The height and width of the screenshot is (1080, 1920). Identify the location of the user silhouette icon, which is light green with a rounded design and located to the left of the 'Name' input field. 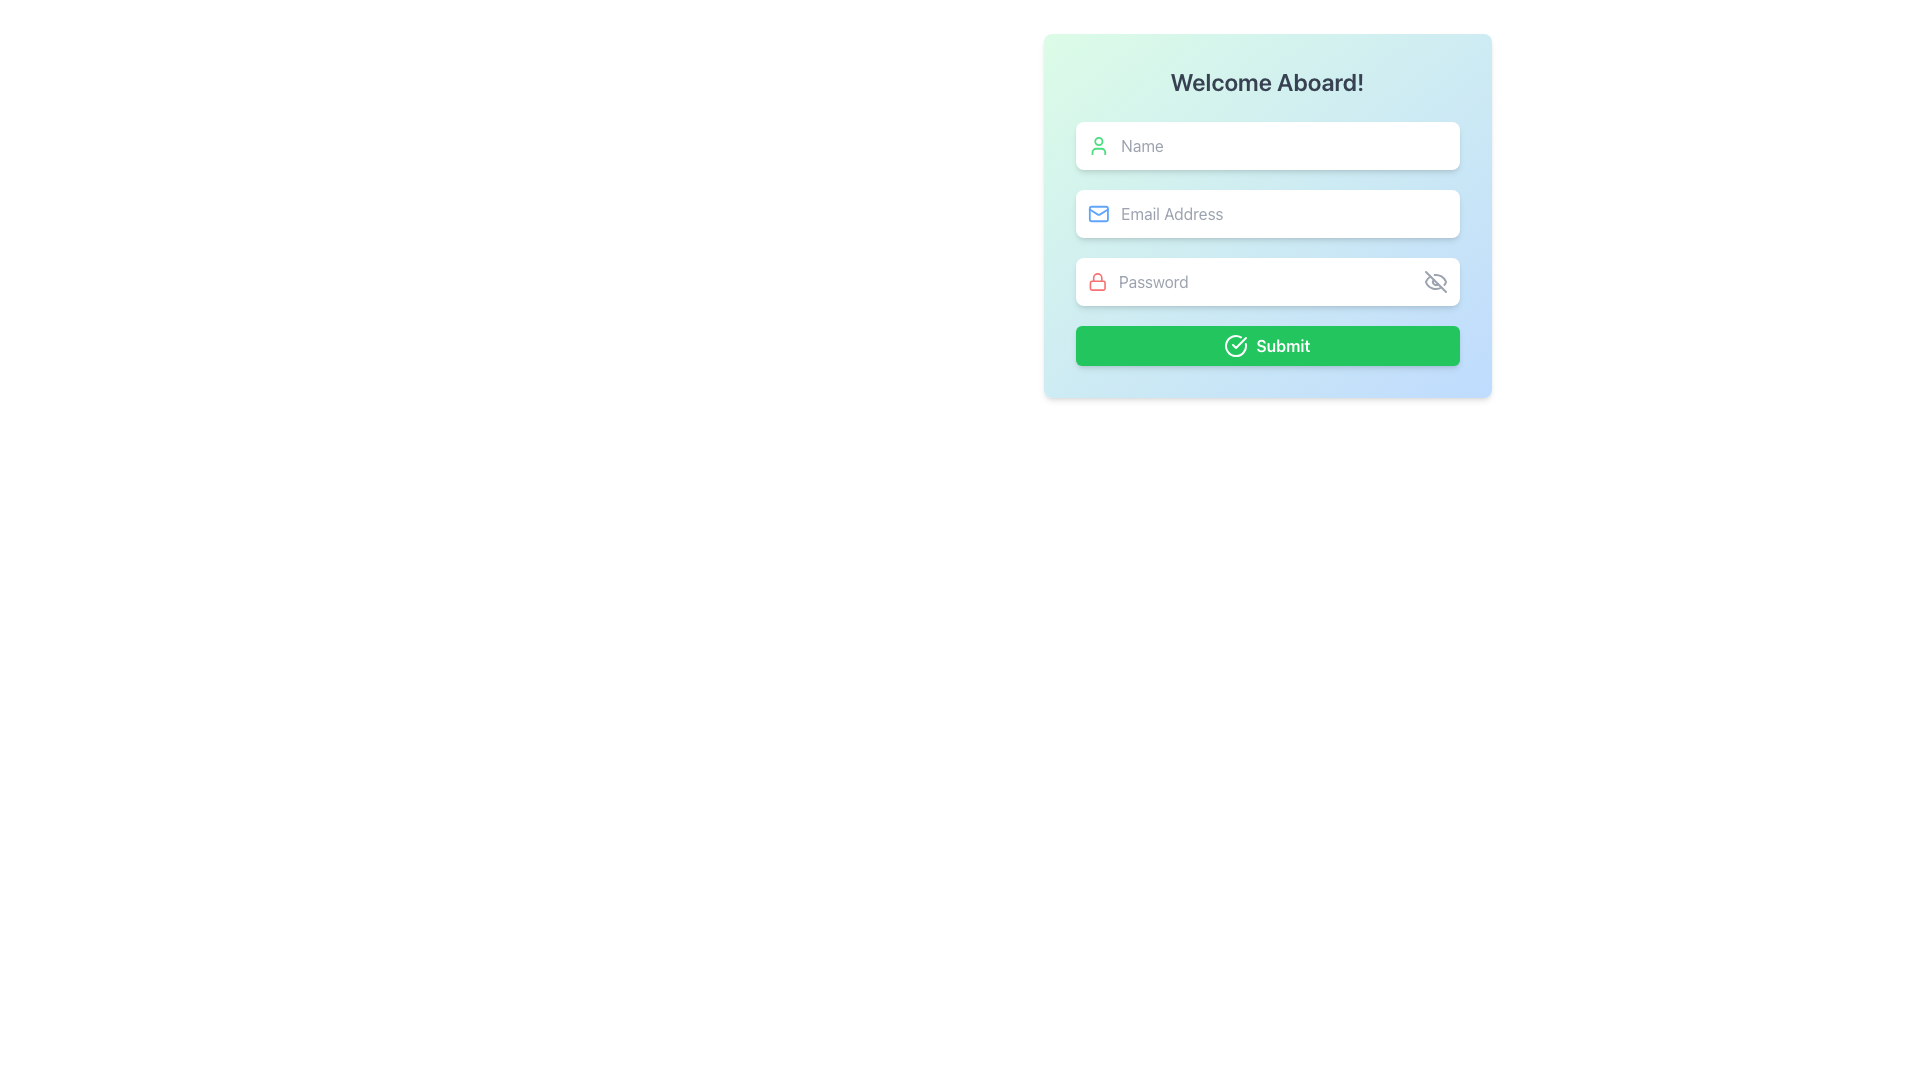
(1097, 145).